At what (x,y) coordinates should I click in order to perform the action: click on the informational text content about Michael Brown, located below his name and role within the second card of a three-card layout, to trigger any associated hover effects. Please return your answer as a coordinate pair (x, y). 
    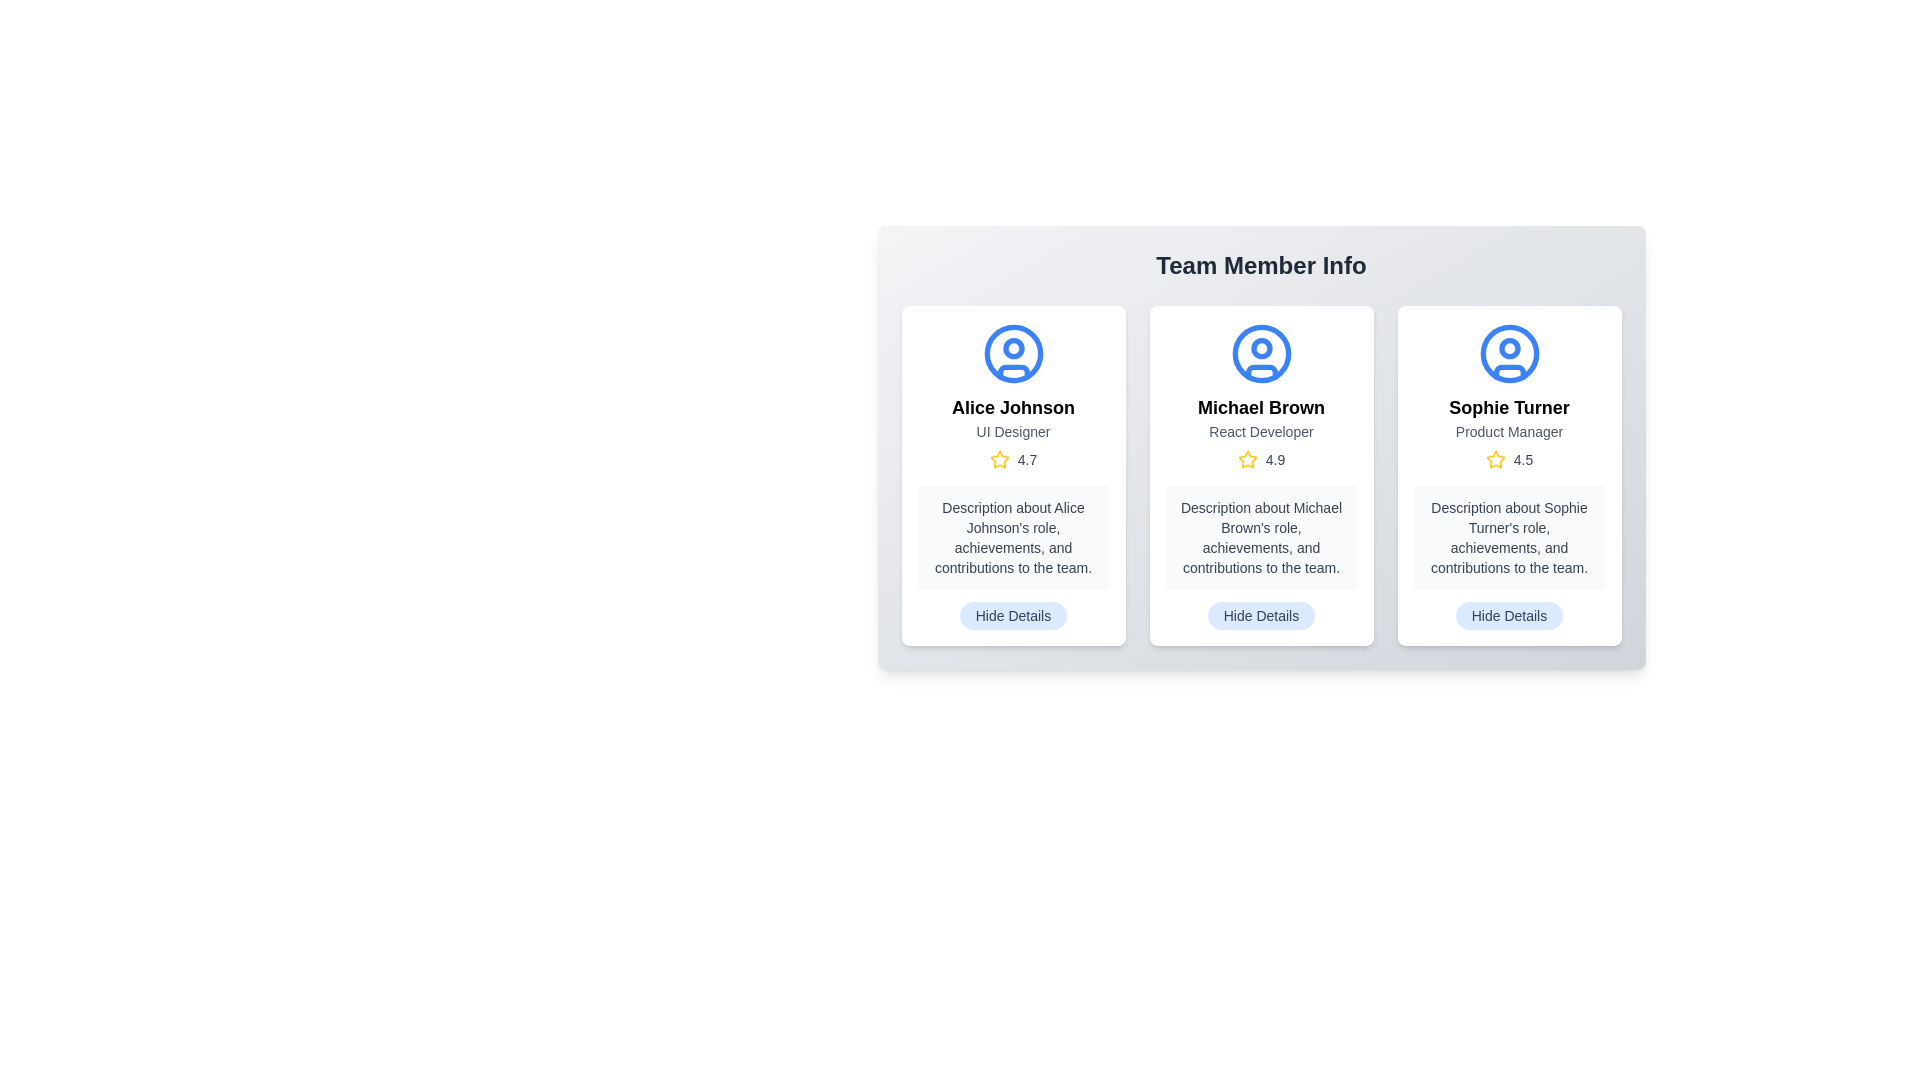
    Looking at the image, I should click on (1260, 536).